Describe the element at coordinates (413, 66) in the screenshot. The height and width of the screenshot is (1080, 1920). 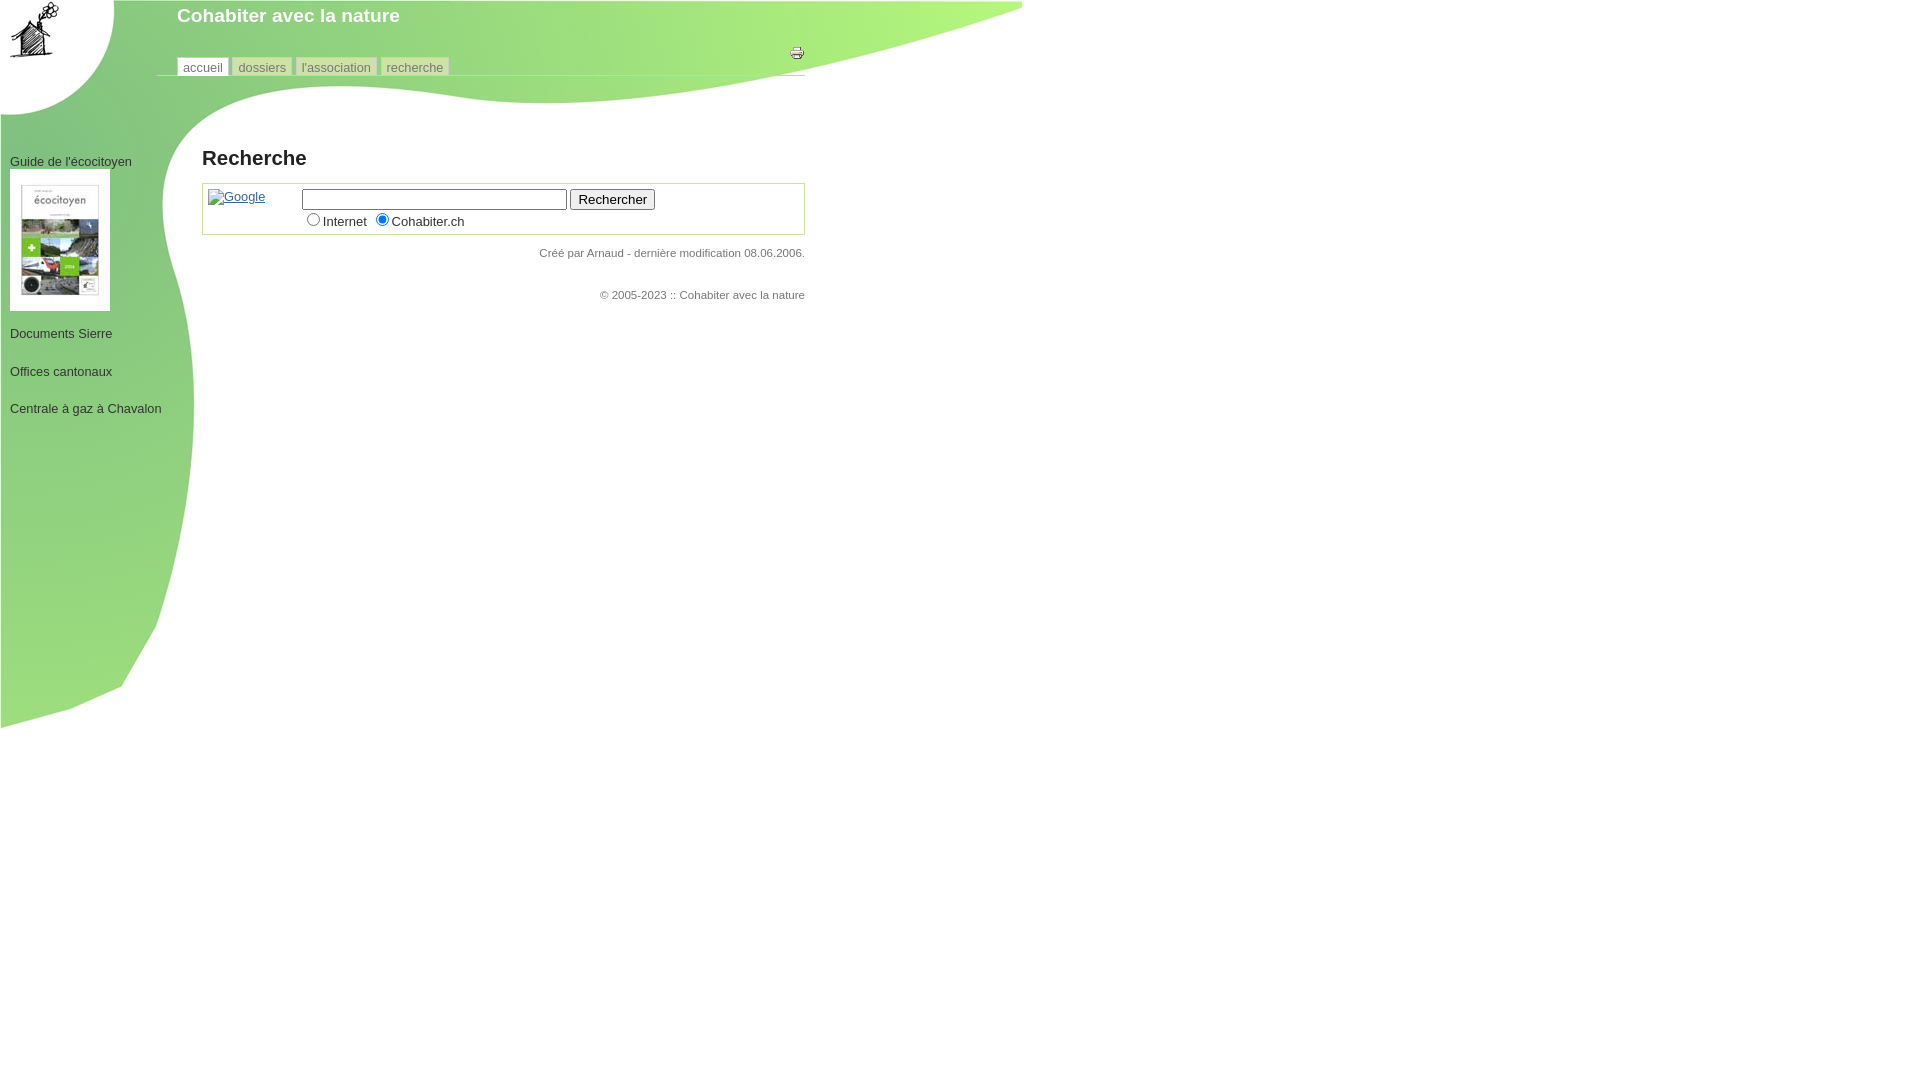
I see `'recherche'` at that location.